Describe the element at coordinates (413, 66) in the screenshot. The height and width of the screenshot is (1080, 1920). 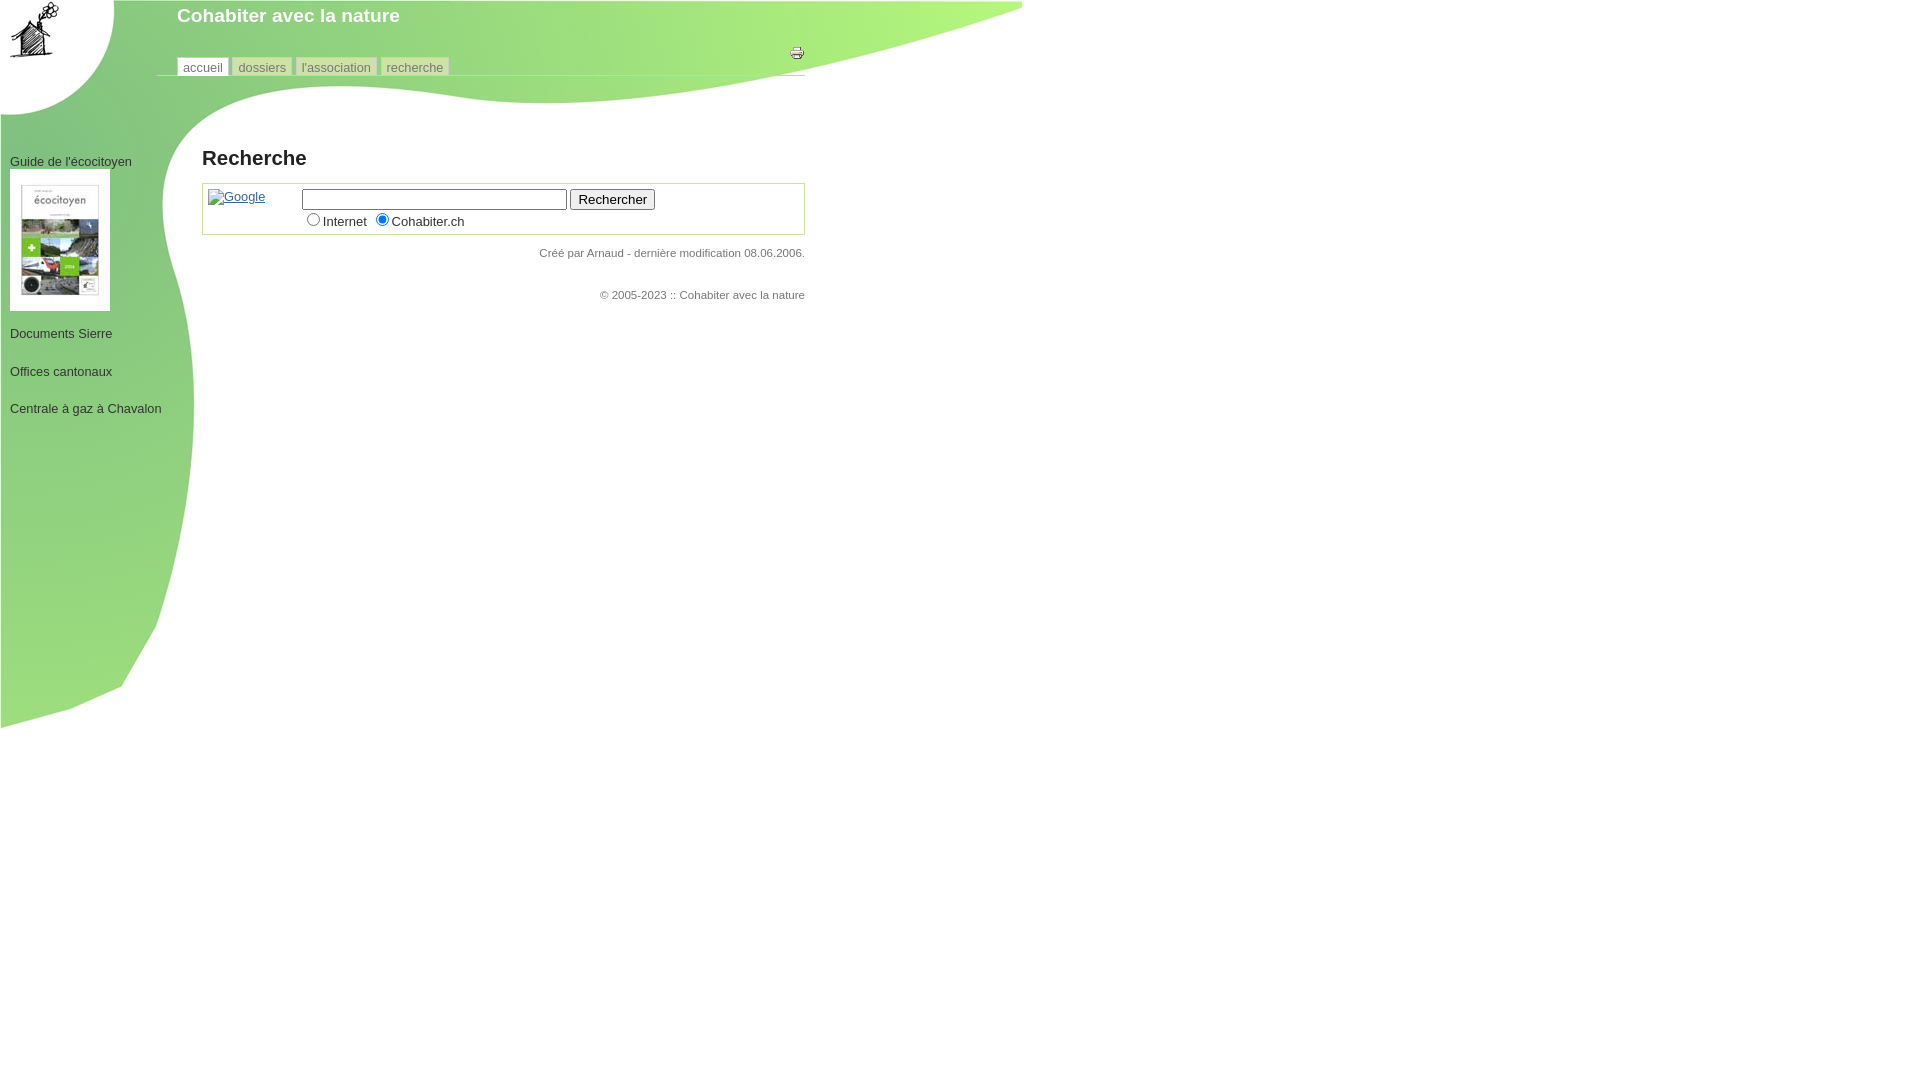
I see `'recherche'` at that location.